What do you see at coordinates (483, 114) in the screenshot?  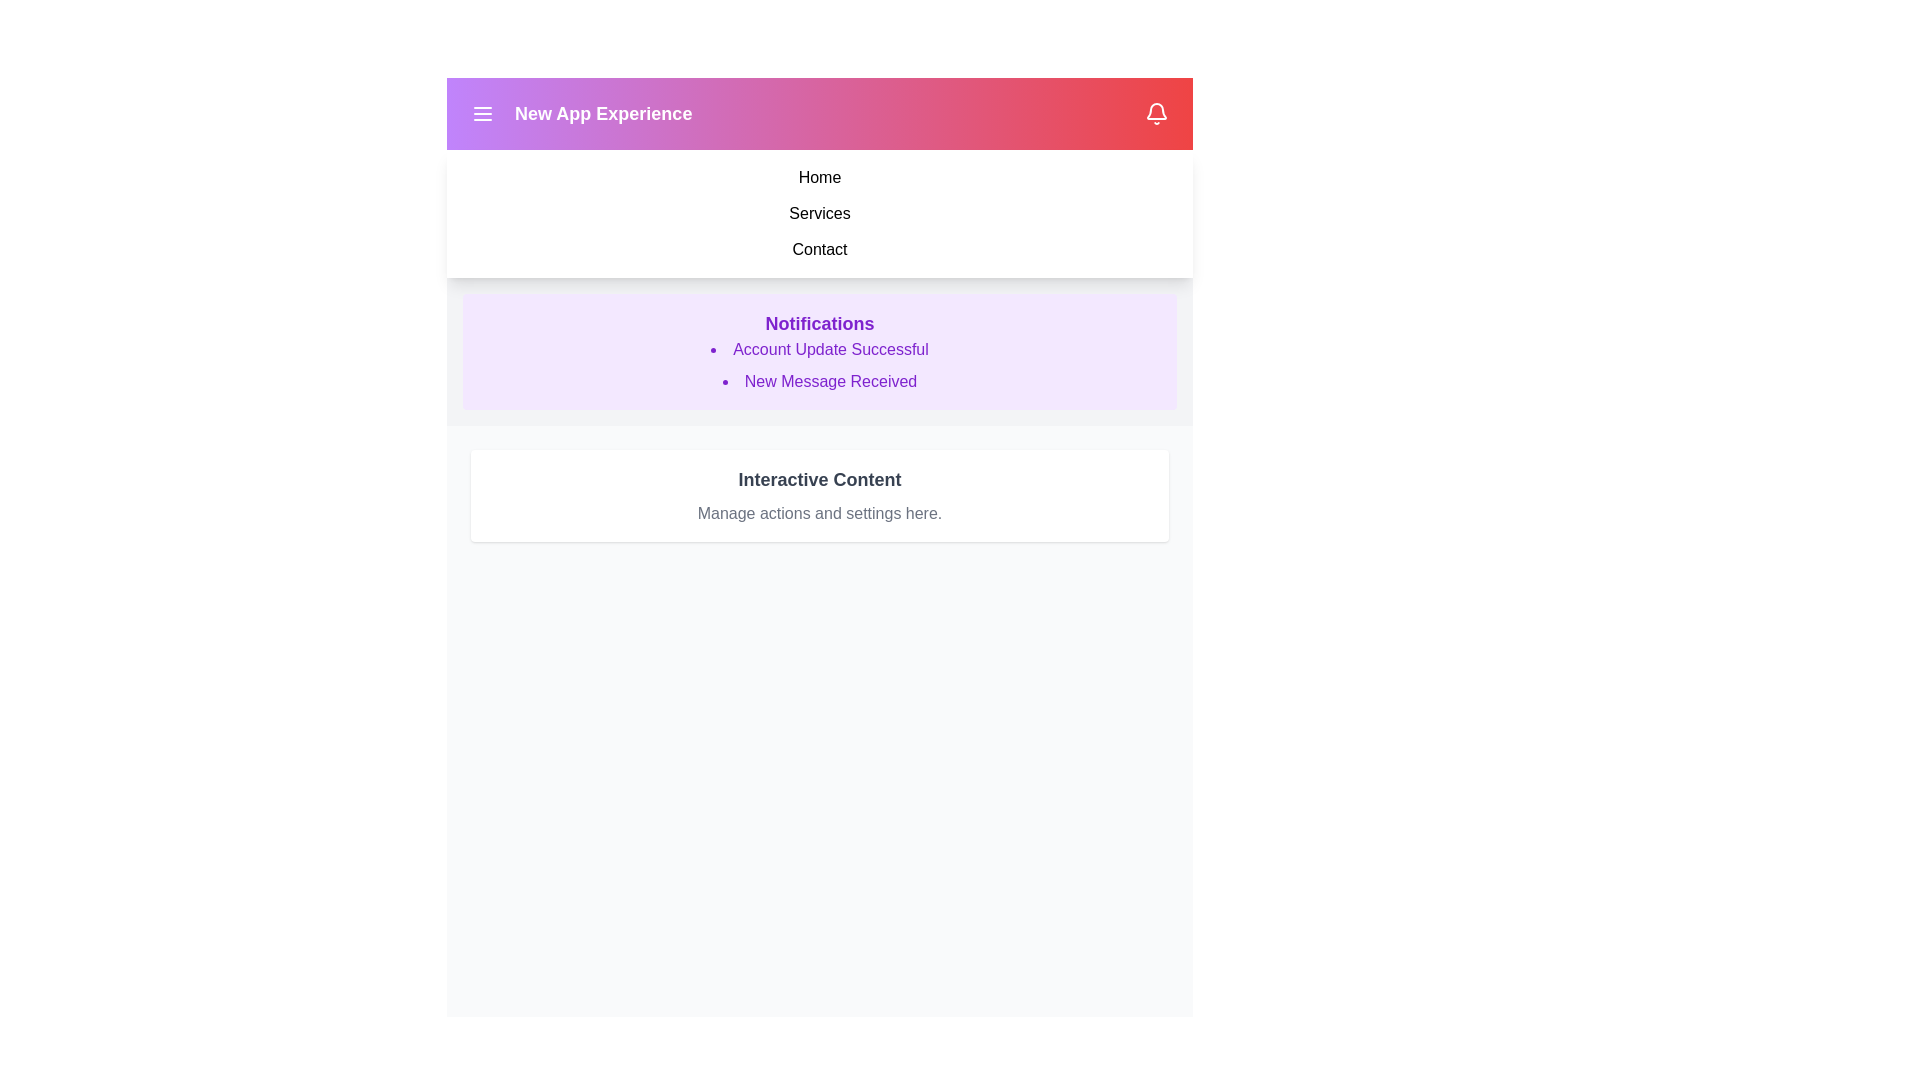 I see `the menu toggle button to toggle the menu visibility` at bounding box center [483, 114].